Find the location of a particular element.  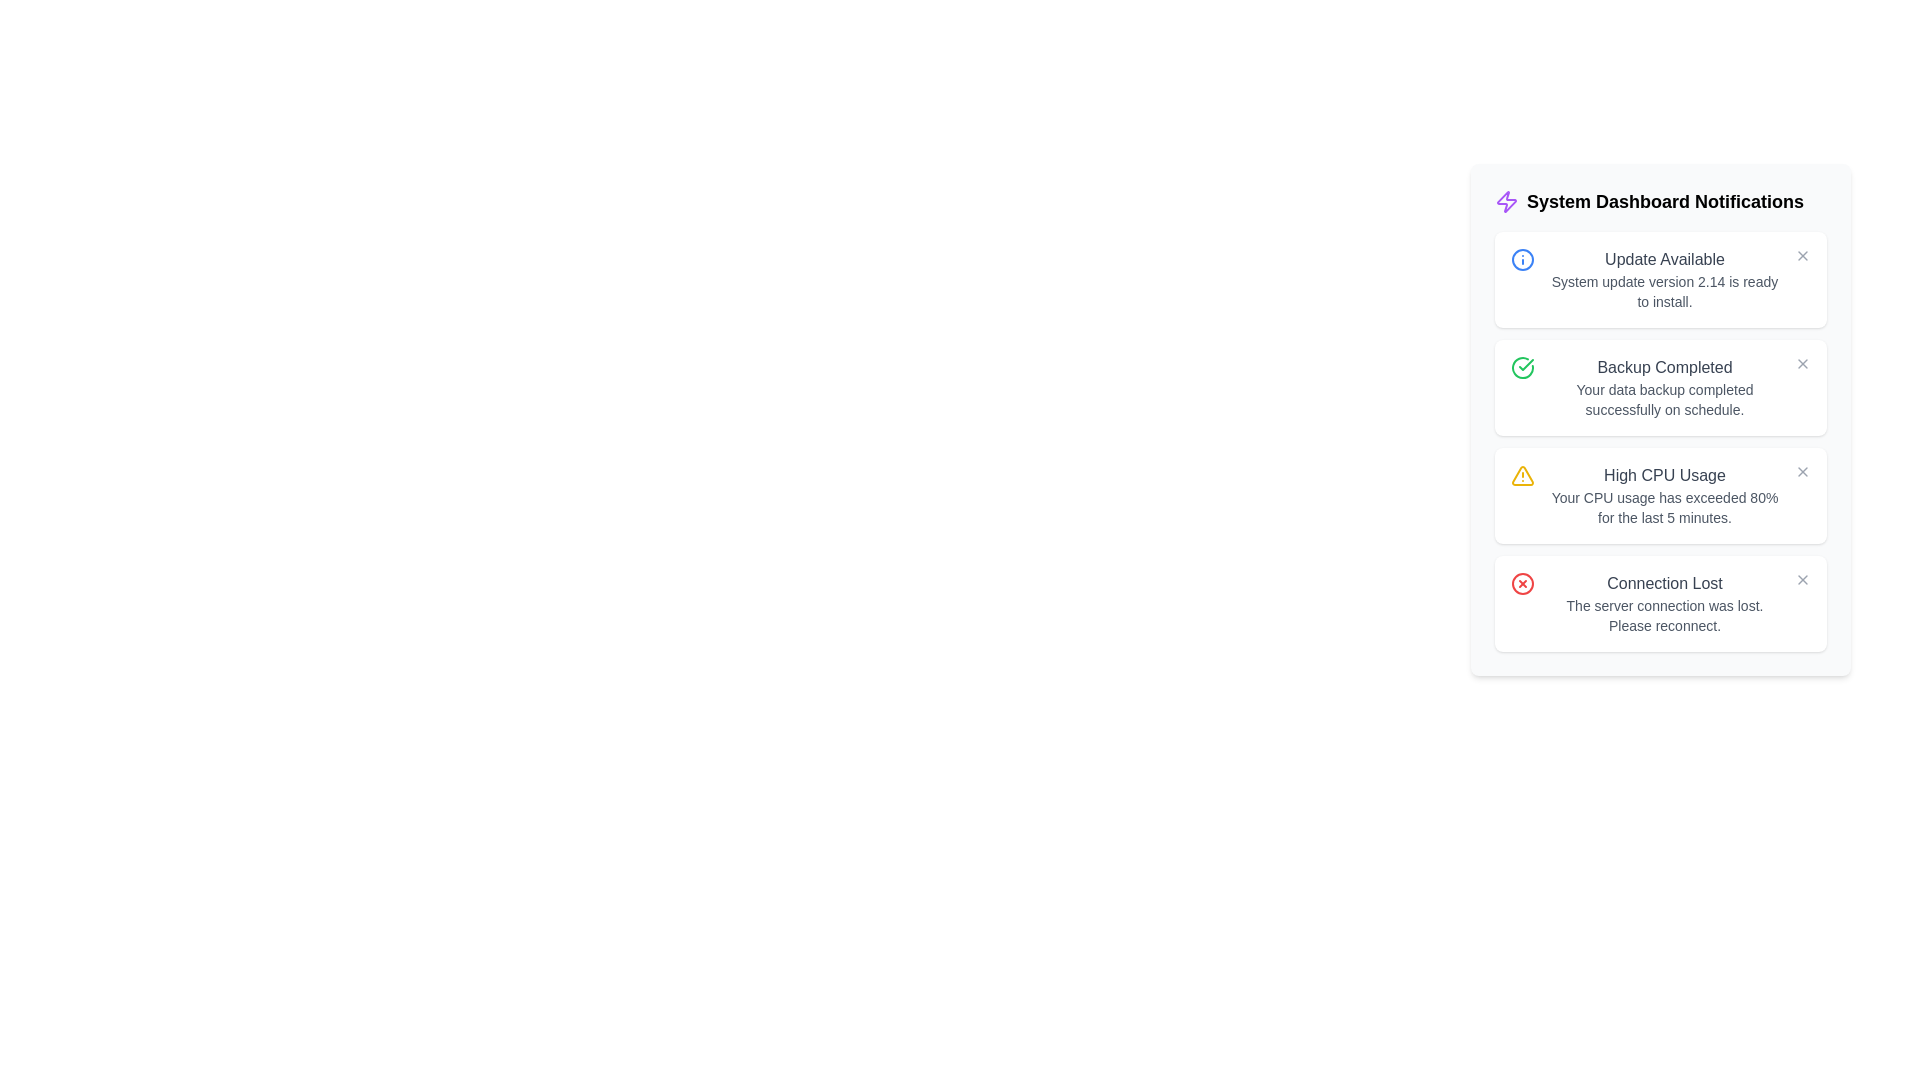

the central circular graphical component with a blue border and white fill, located within the blue information icon at the top-left of the 'Update Available' notification is located at coordinates (1521, 258).